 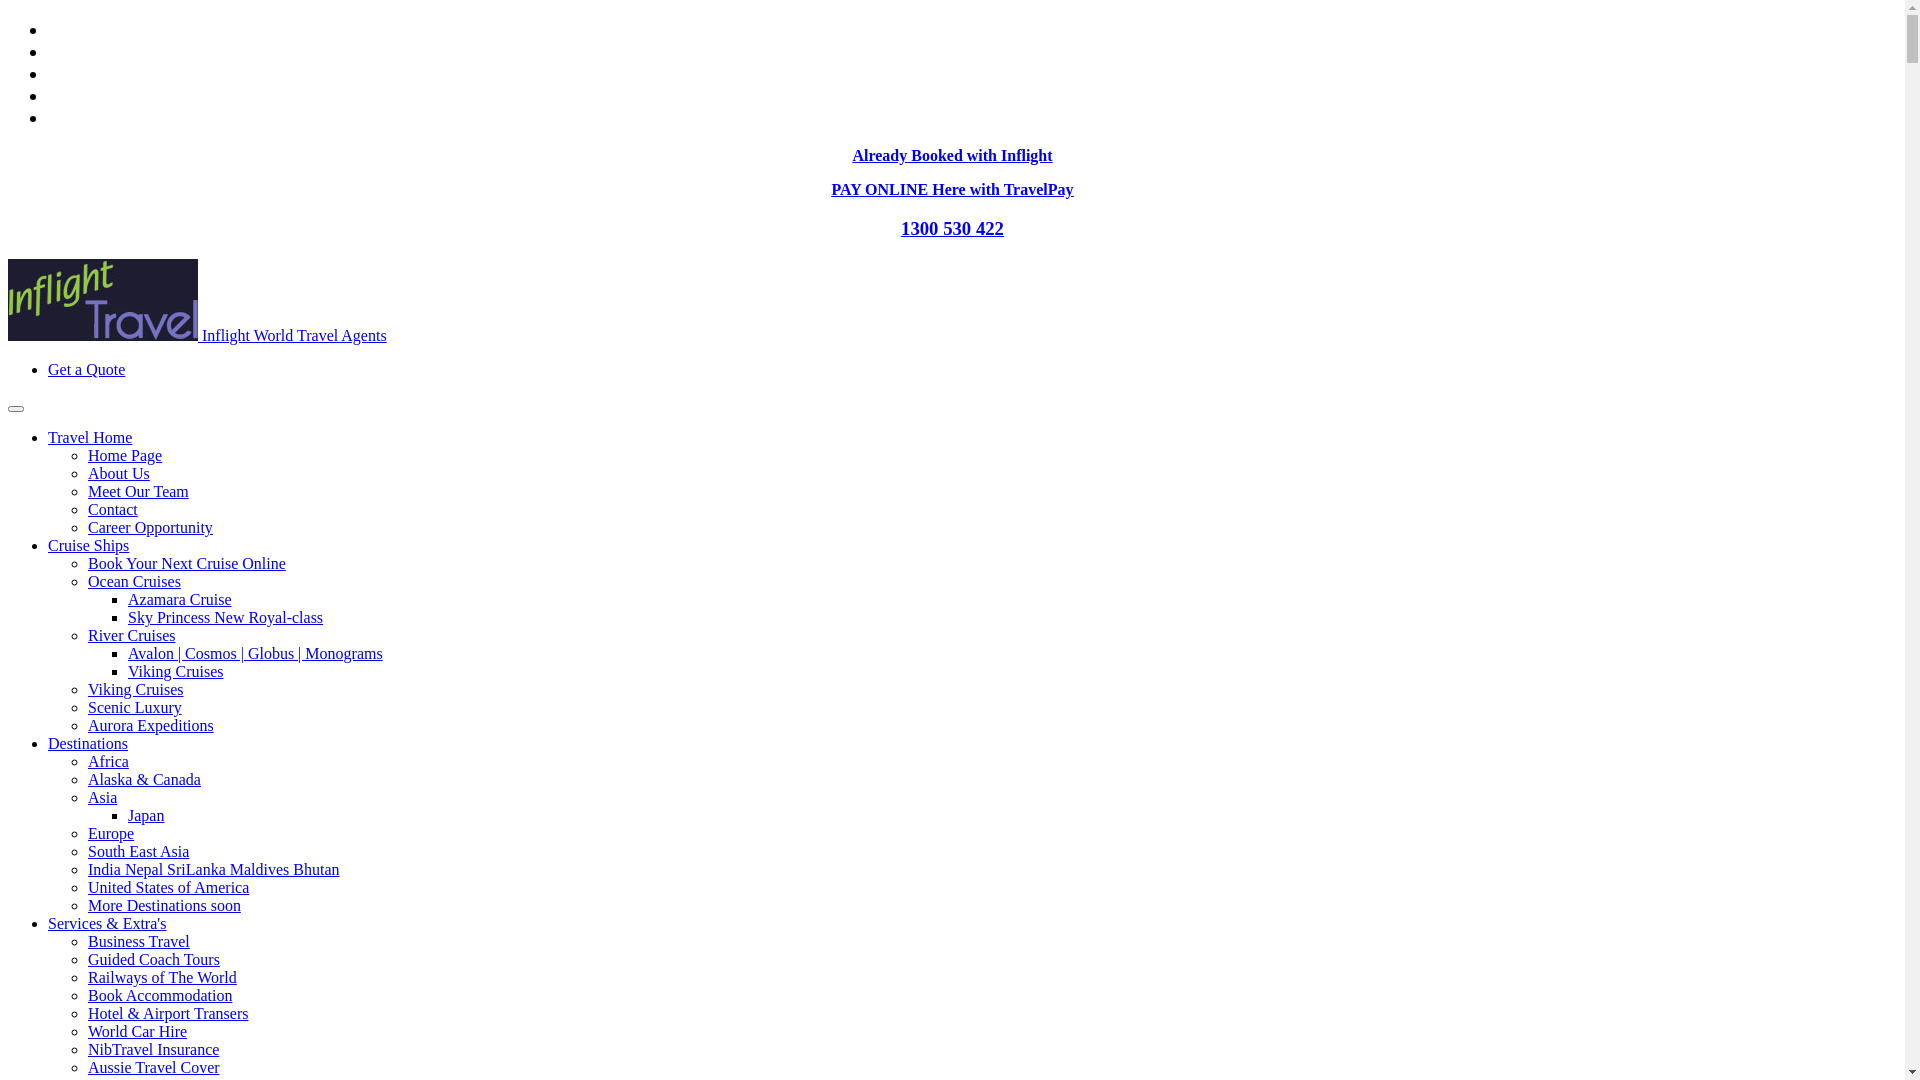 I want to click on 'About Us', so click(x=118, y=473).